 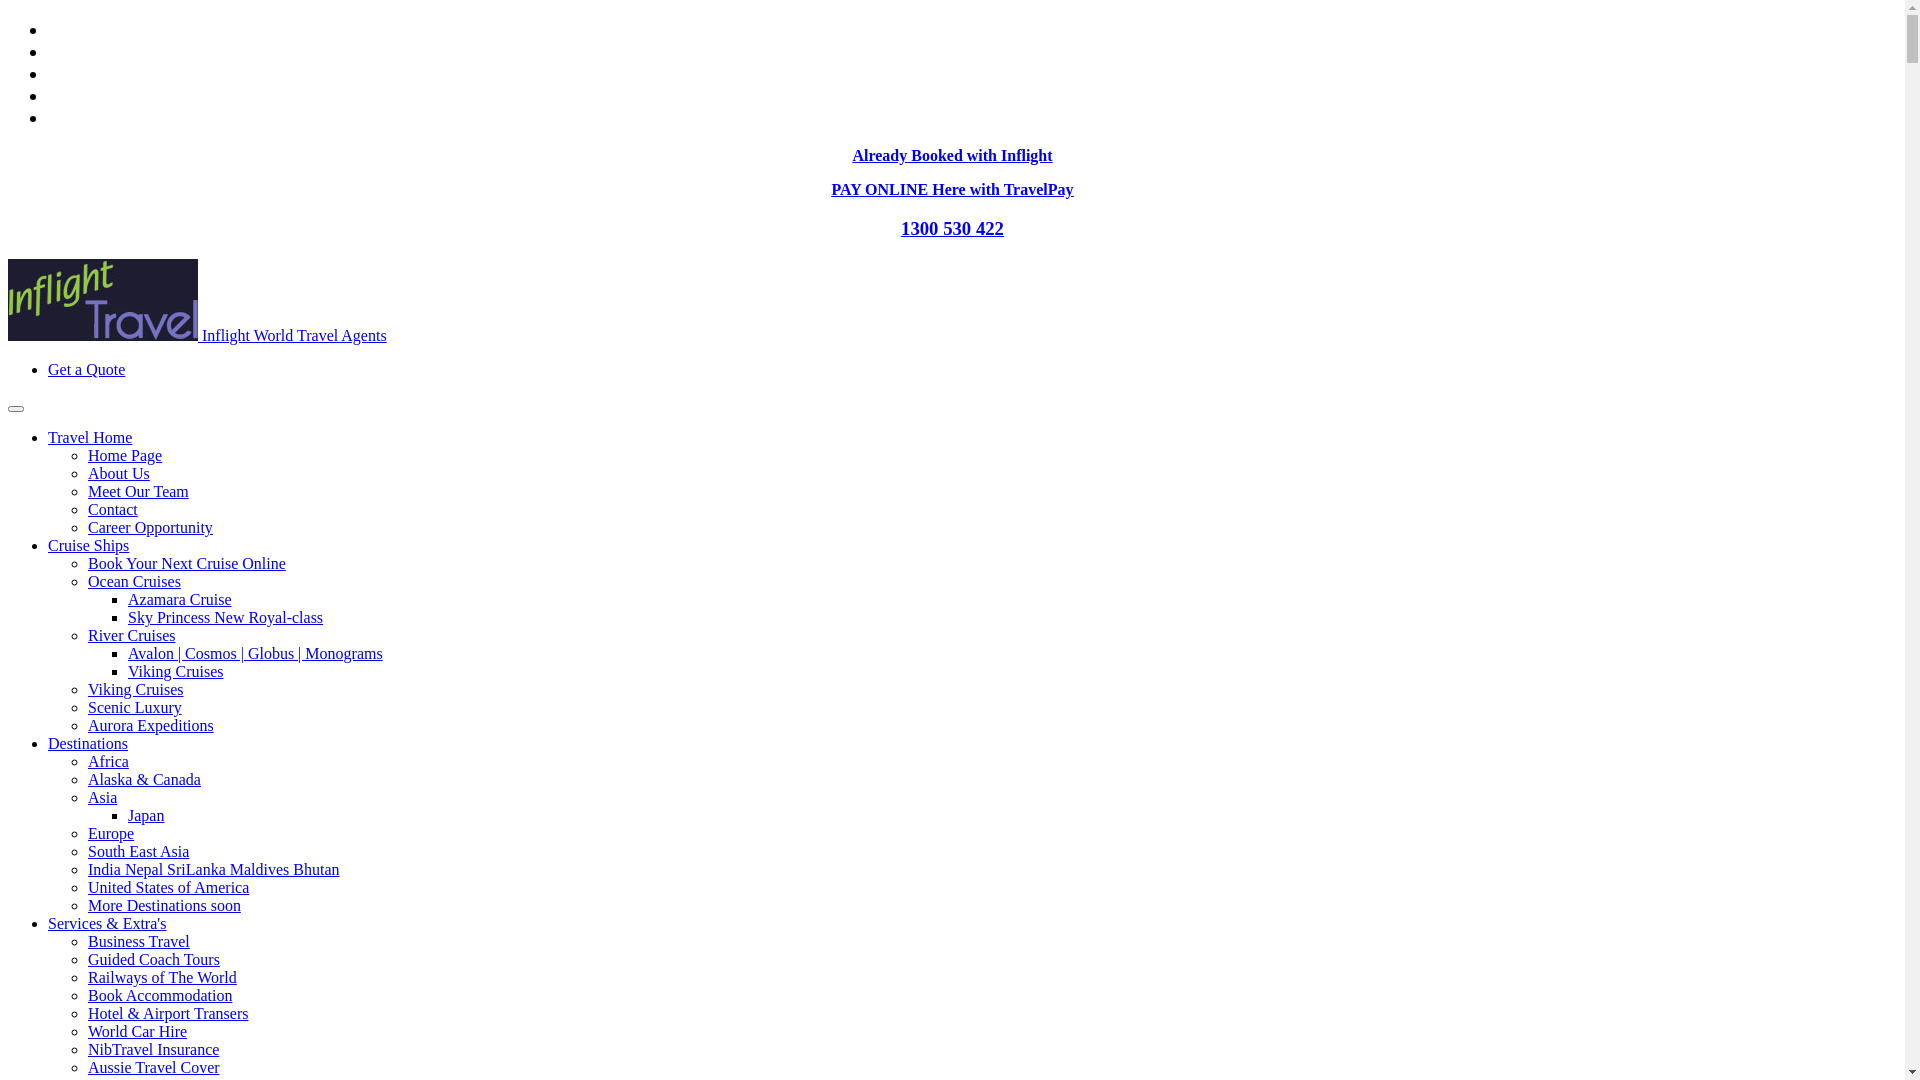 I want to click on 'About Us', so click(x=118, y=473).